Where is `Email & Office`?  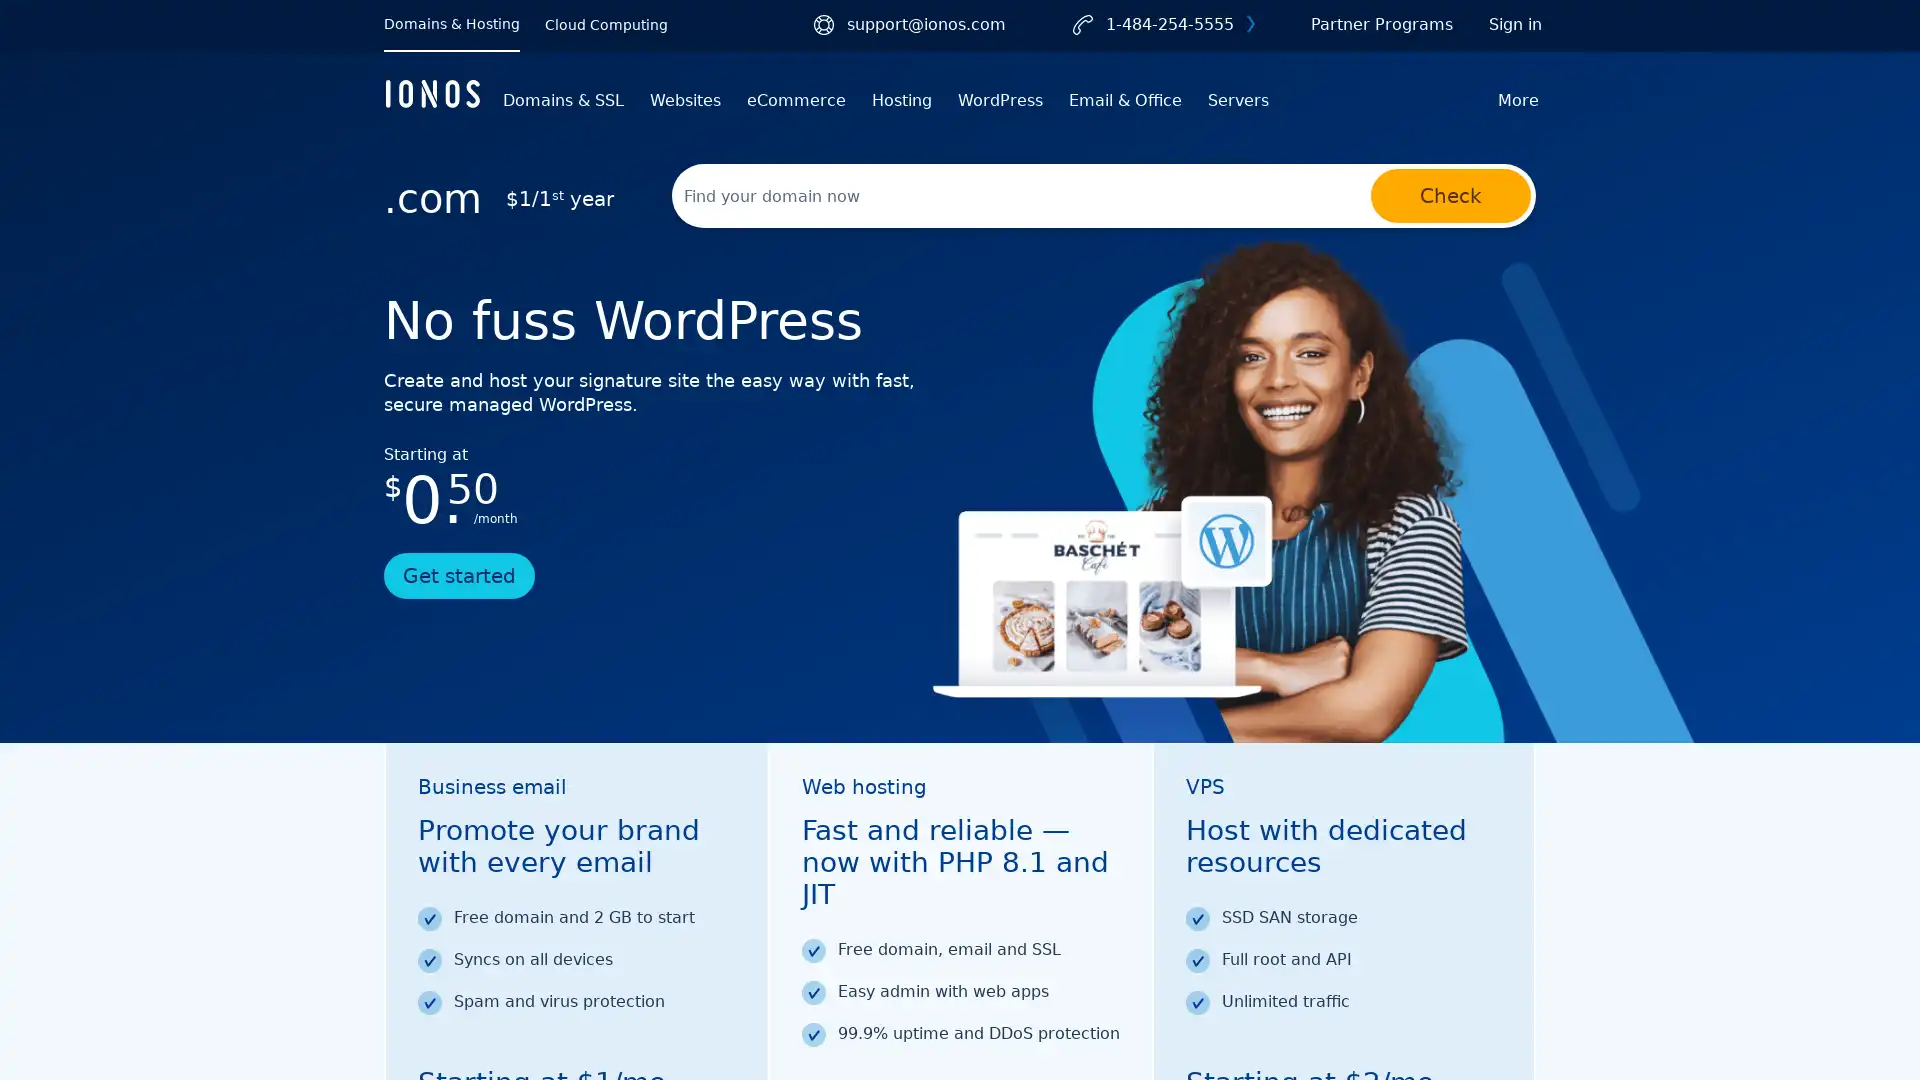
Email & Office is located at coordinates (1102, 100).